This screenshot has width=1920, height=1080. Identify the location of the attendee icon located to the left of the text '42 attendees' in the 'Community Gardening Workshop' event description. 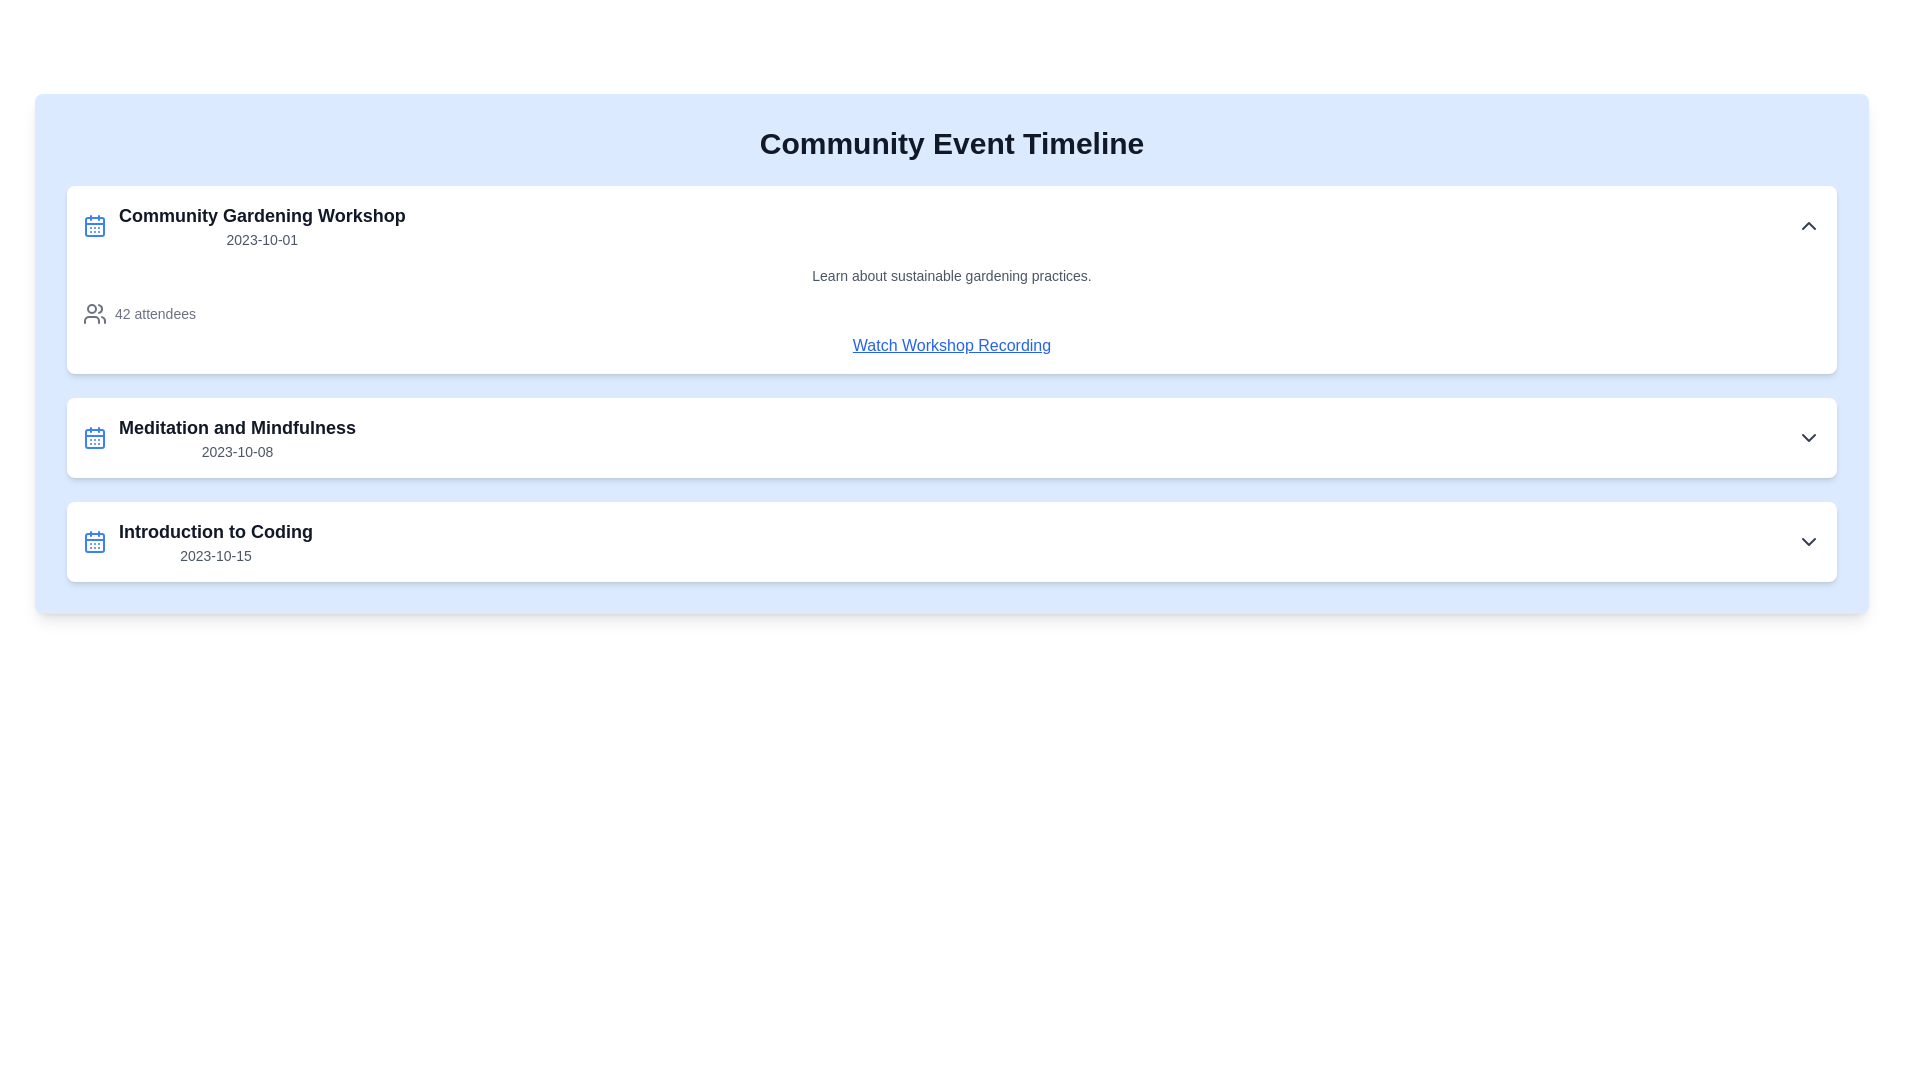
(94, 313).